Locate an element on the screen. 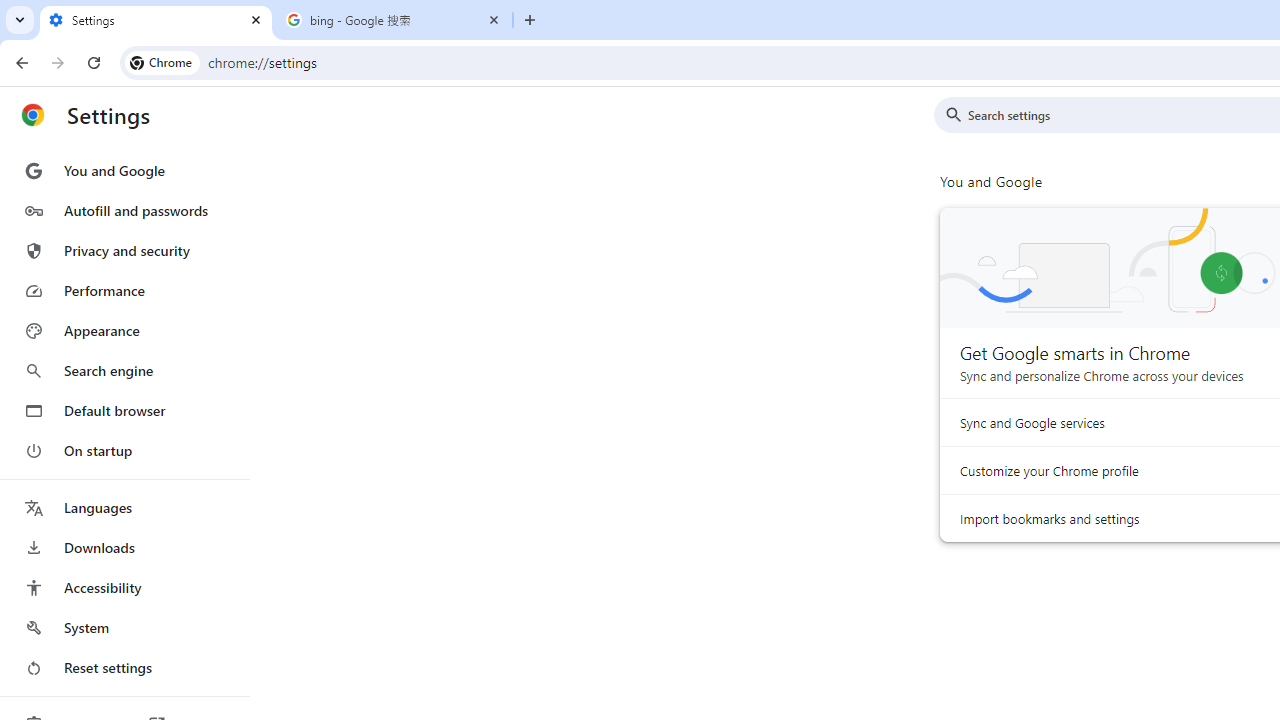 Image resolution: width=1280 pixels, height=720 pixels. 'Default browser' is located at coordinates (123, 410).